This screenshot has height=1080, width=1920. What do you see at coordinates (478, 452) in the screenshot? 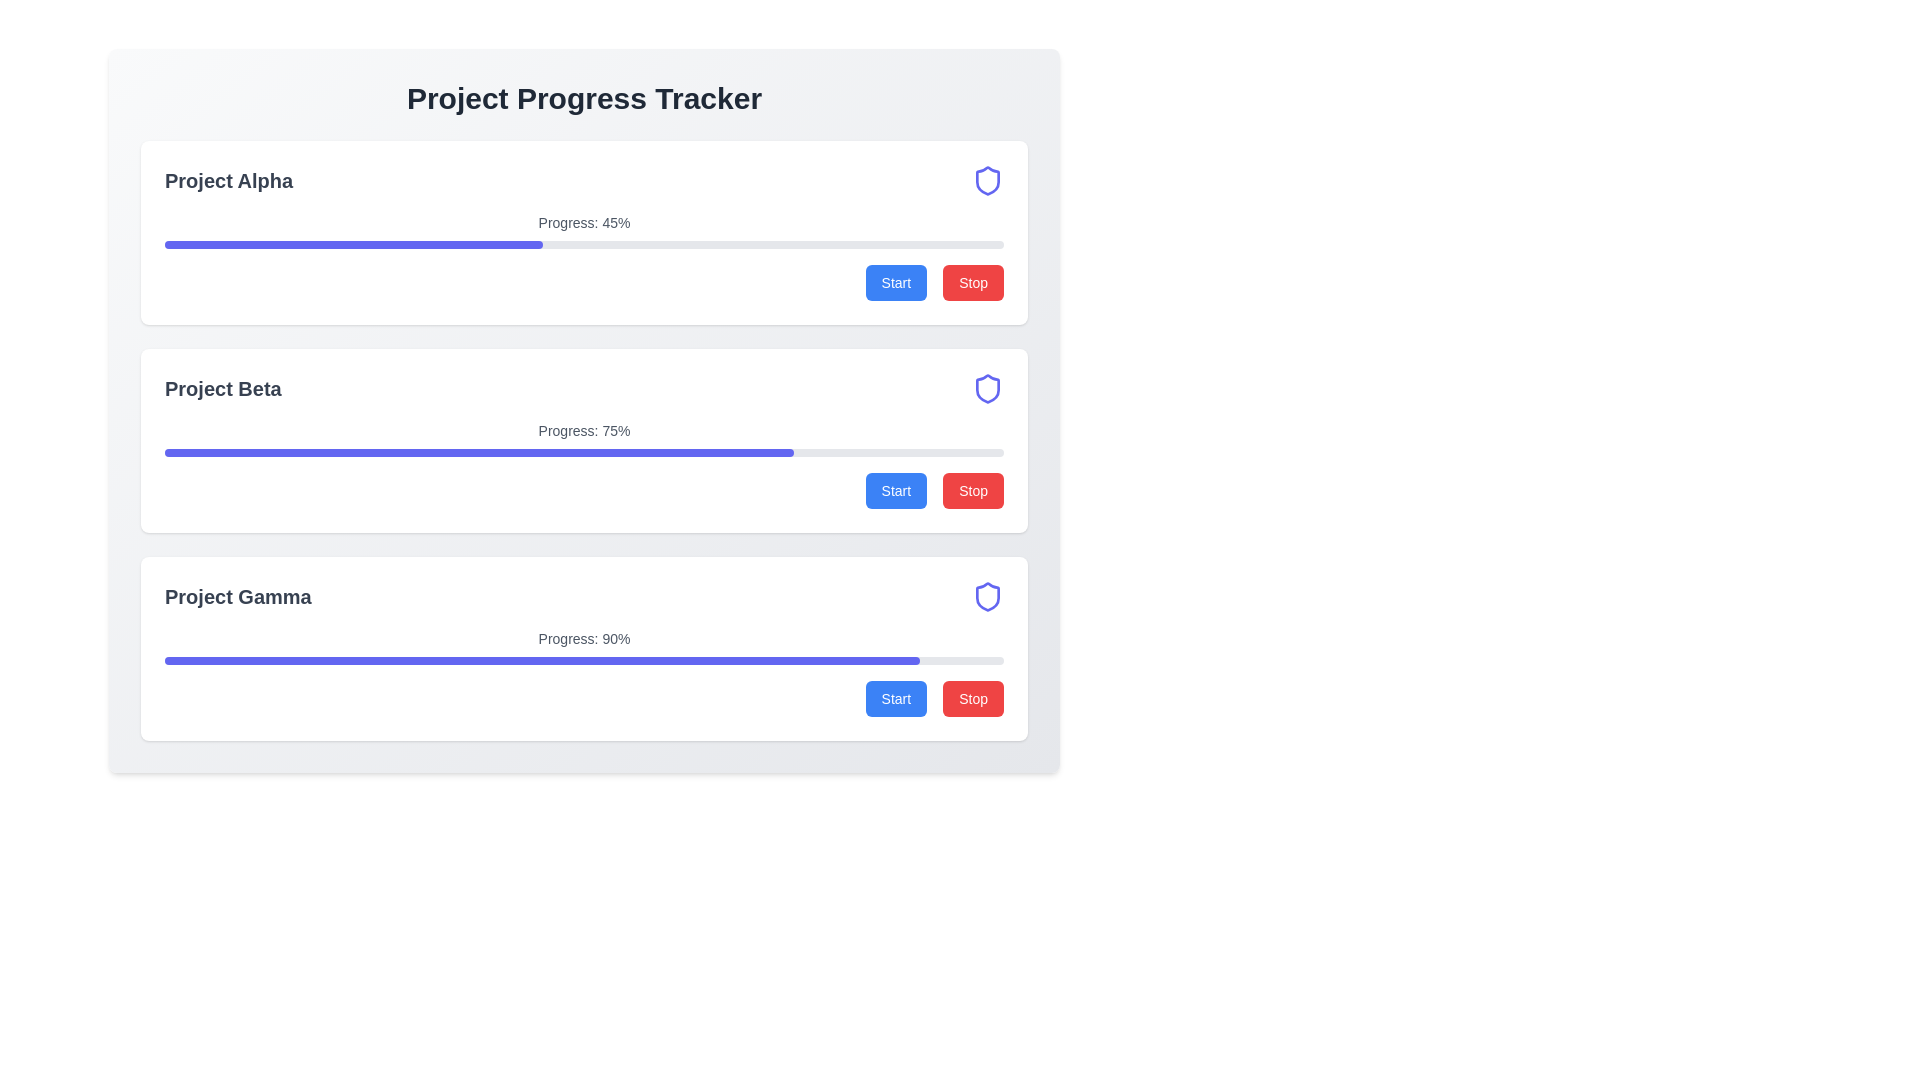
I see `the progress indicator bar representing 75% completion for 'Project Beta'` at bounding box center [478, 452].